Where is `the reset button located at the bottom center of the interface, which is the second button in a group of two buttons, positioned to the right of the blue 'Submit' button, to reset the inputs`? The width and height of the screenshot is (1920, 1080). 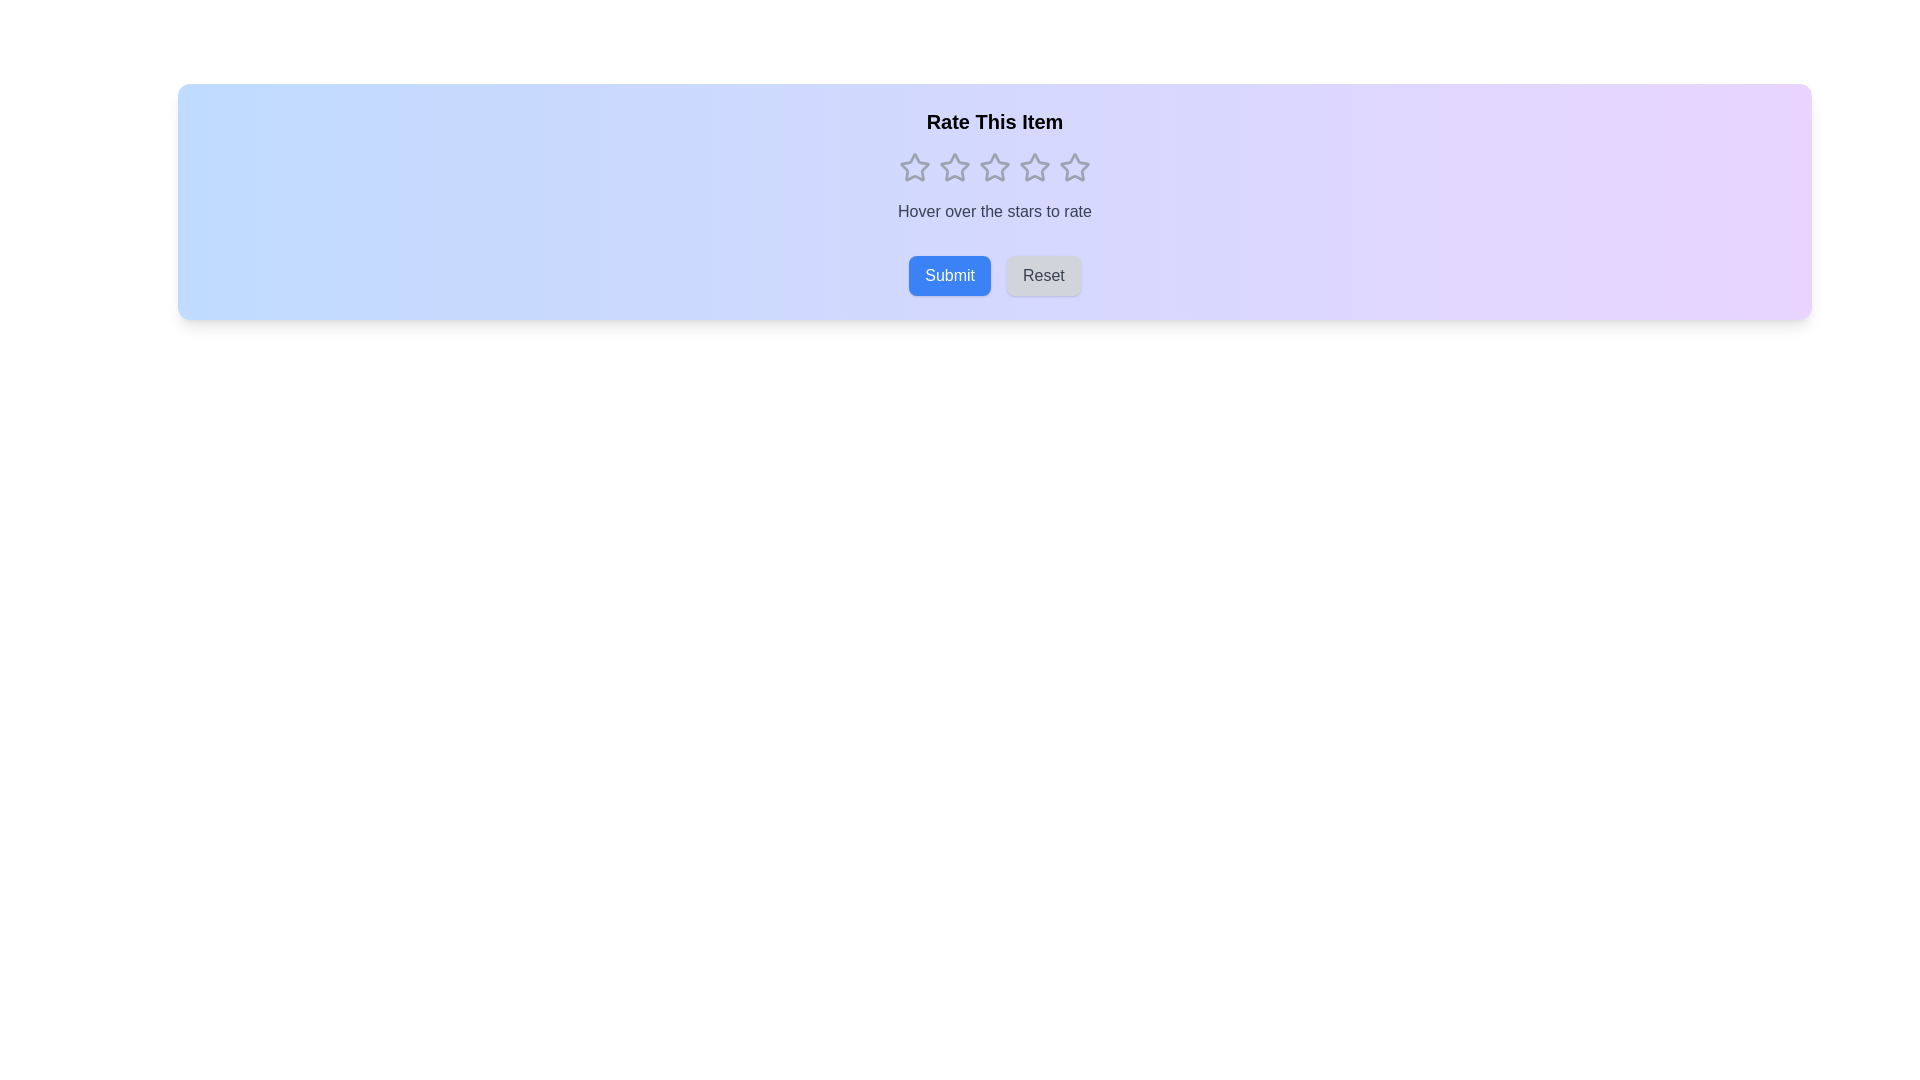 the reset button located at the bottom center of the interface, which is the second button in a group of two buttons, positioned to the right of the blue 'Submit' button, to reset the inputs is located at coordinates (1042, 276).